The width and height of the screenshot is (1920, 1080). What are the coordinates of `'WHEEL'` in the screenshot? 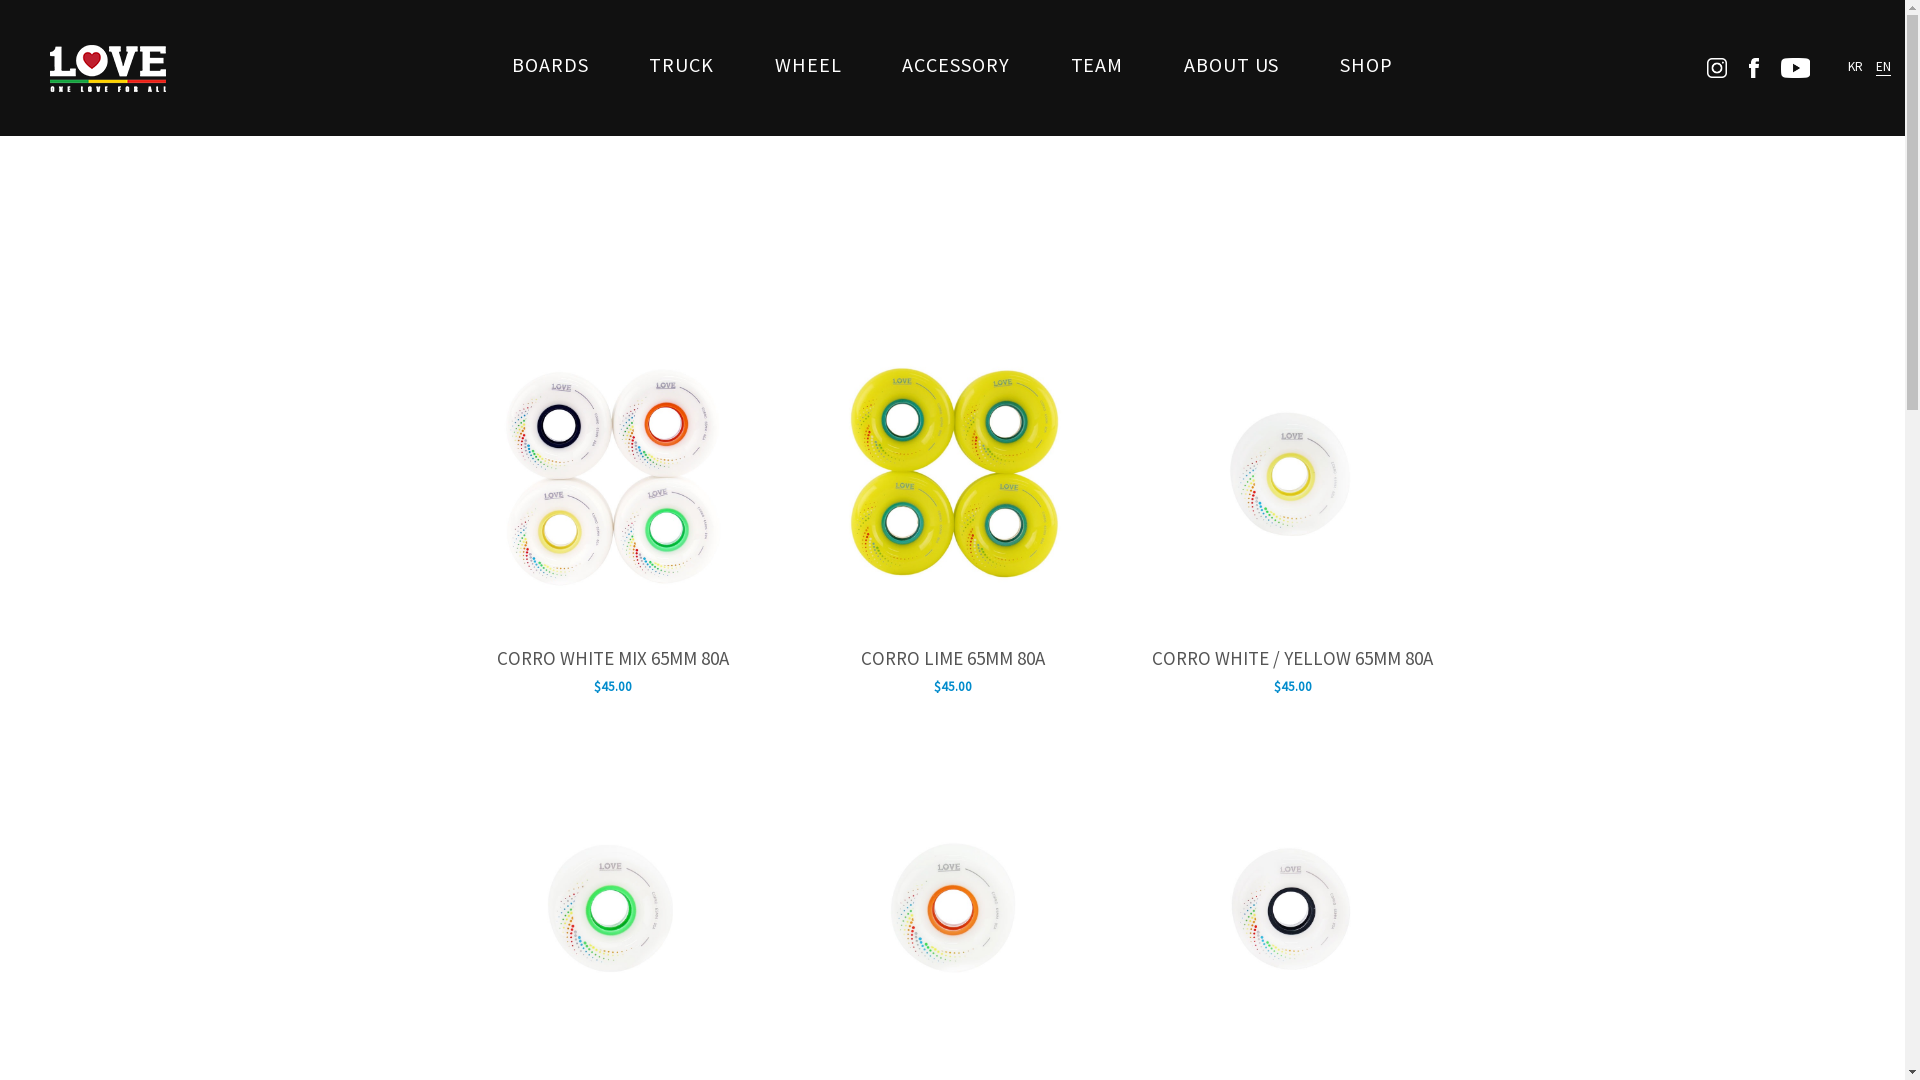 It's located at (762, 65).